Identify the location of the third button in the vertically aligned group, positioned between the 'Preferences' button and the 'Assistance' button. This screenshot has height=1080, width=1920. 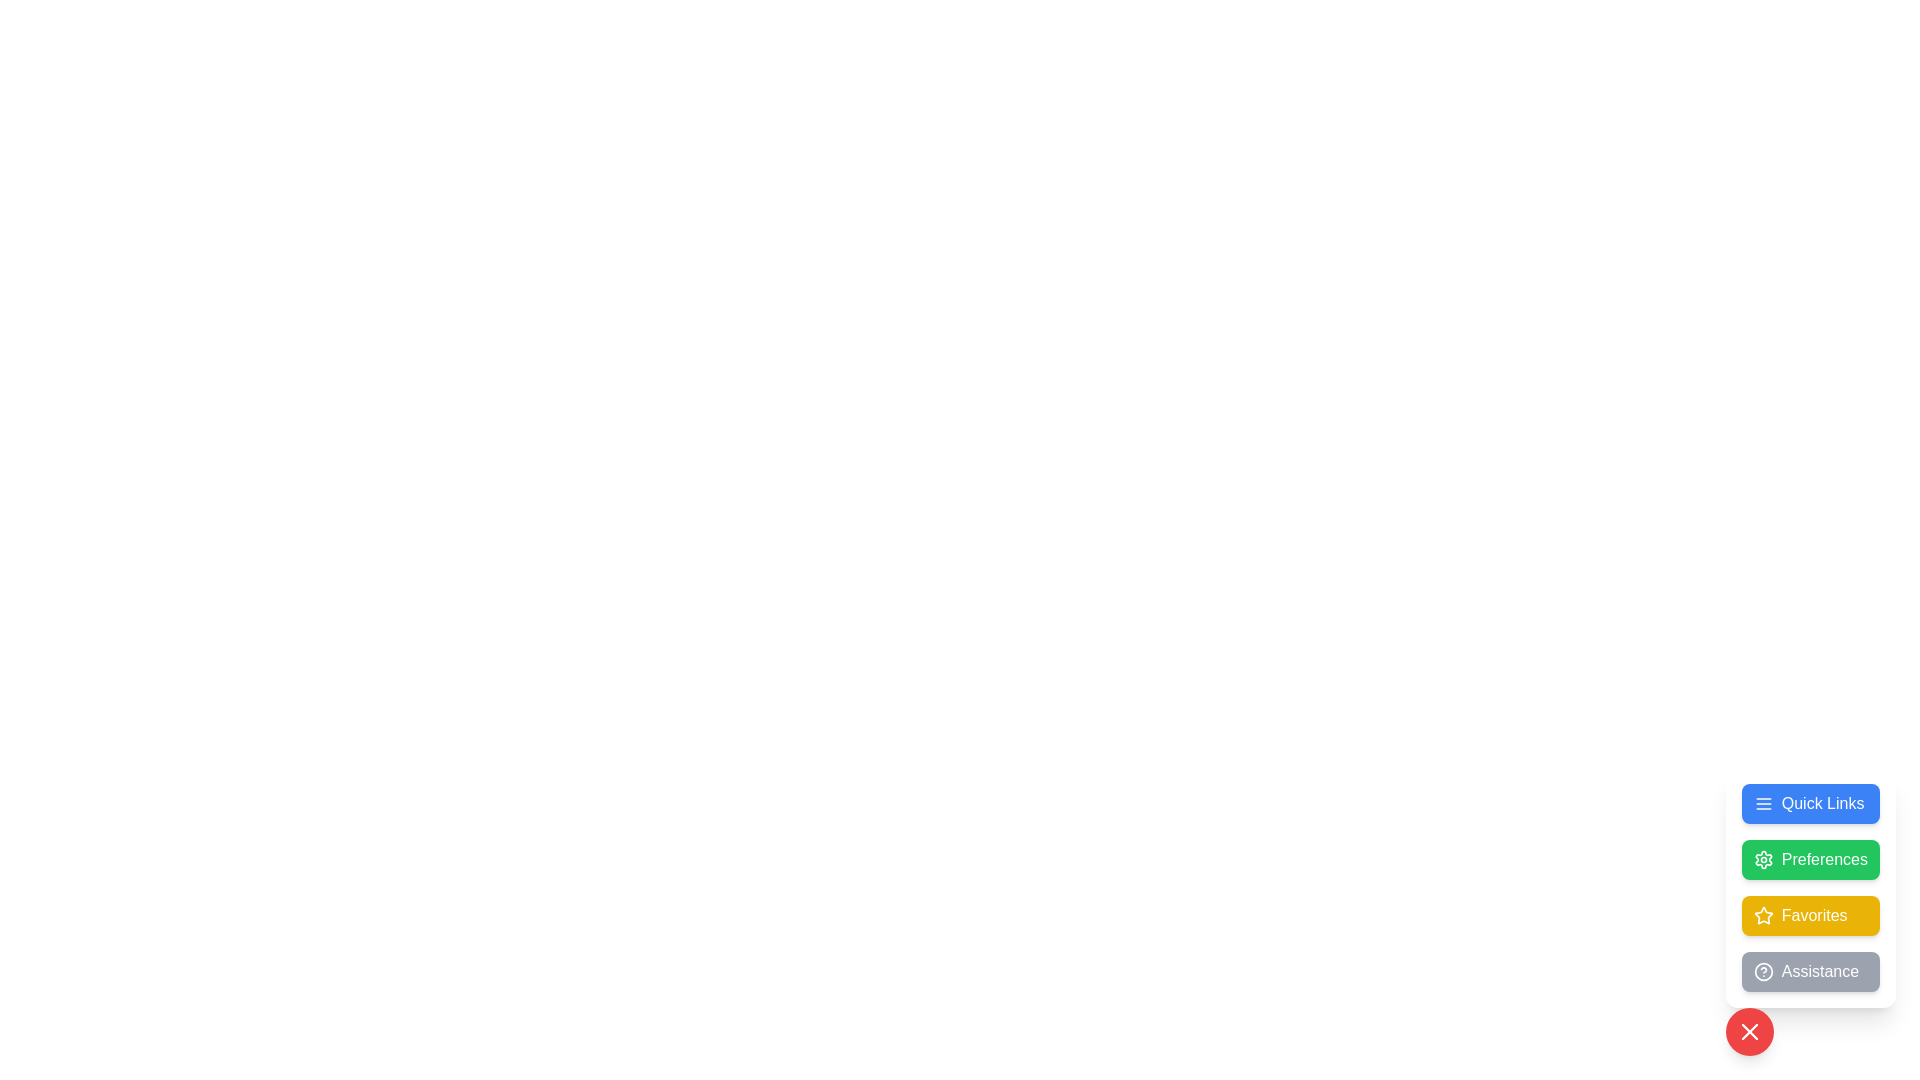
(1810, 915).